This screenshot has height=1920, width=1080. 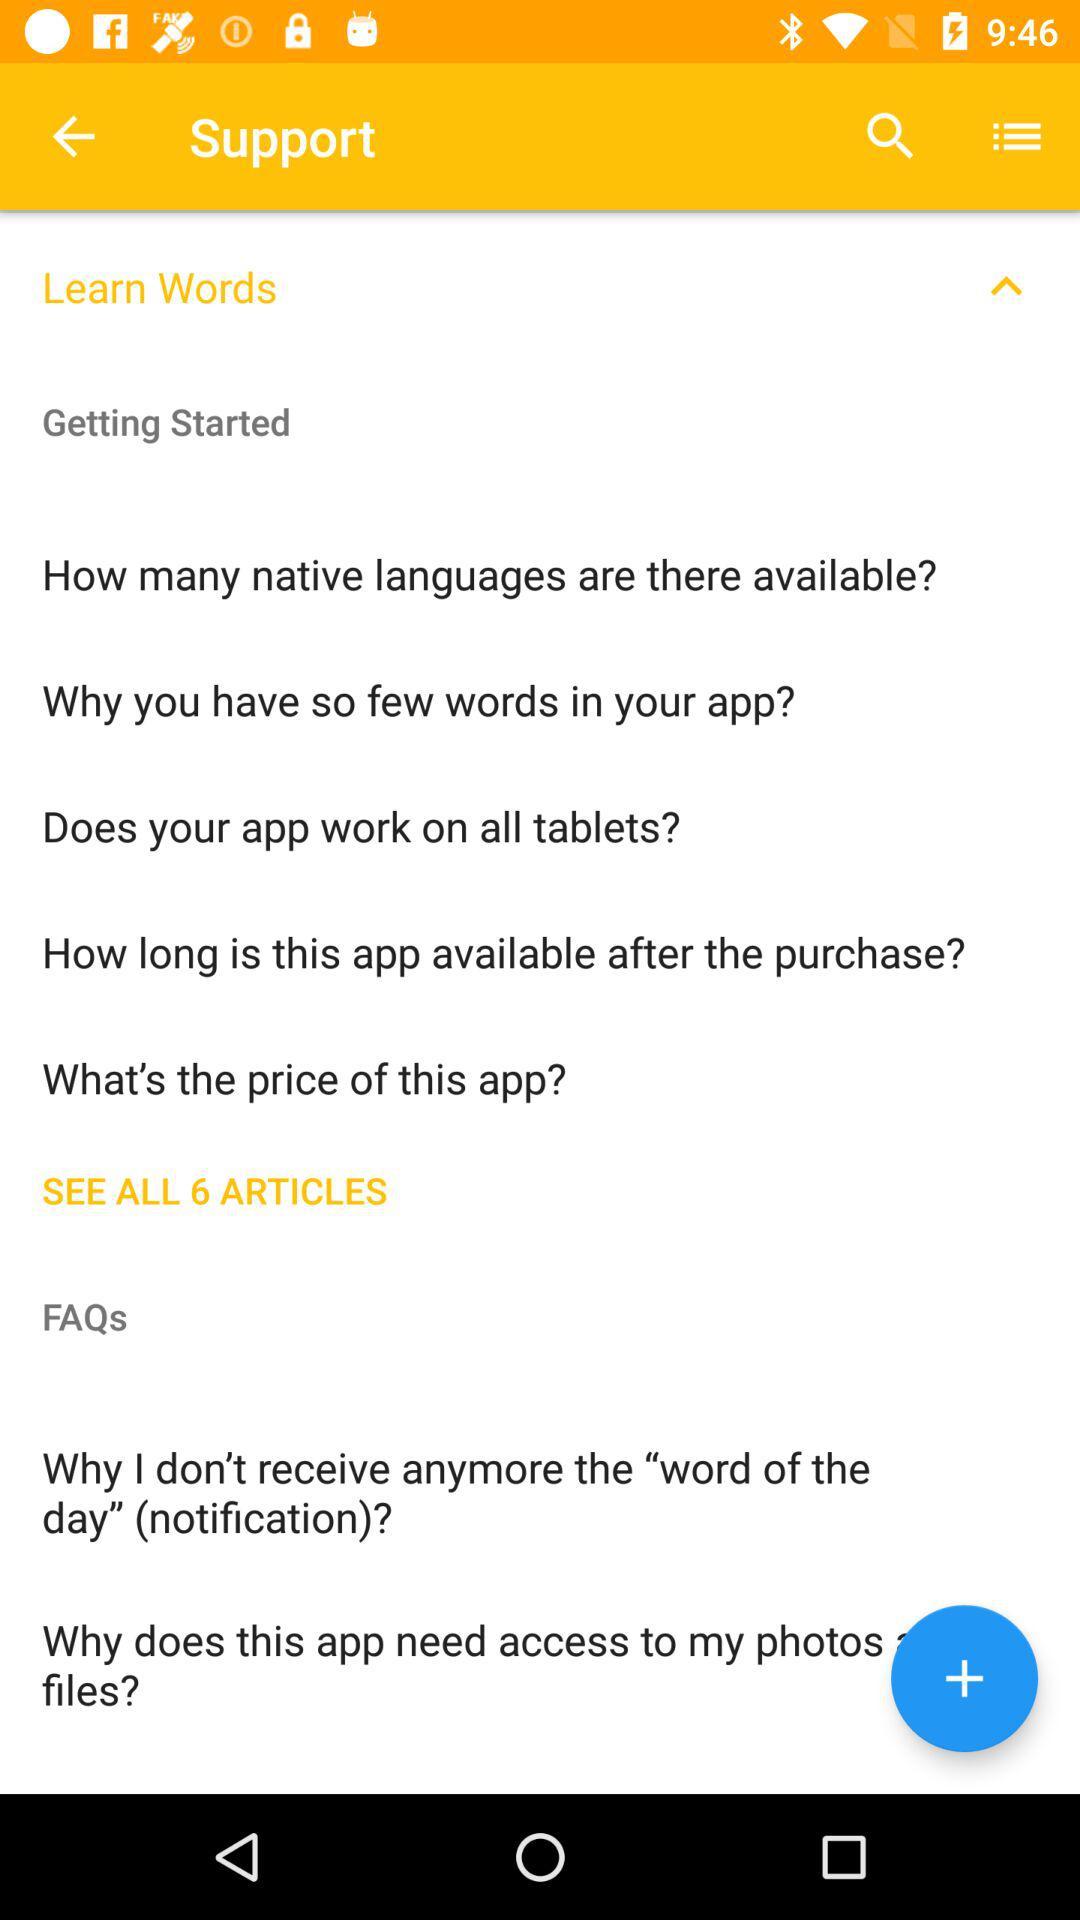 What do you see at coordinates (540, 273) in the screenshot?
I see `item above the getting started item` at bounding box center [540, 273].